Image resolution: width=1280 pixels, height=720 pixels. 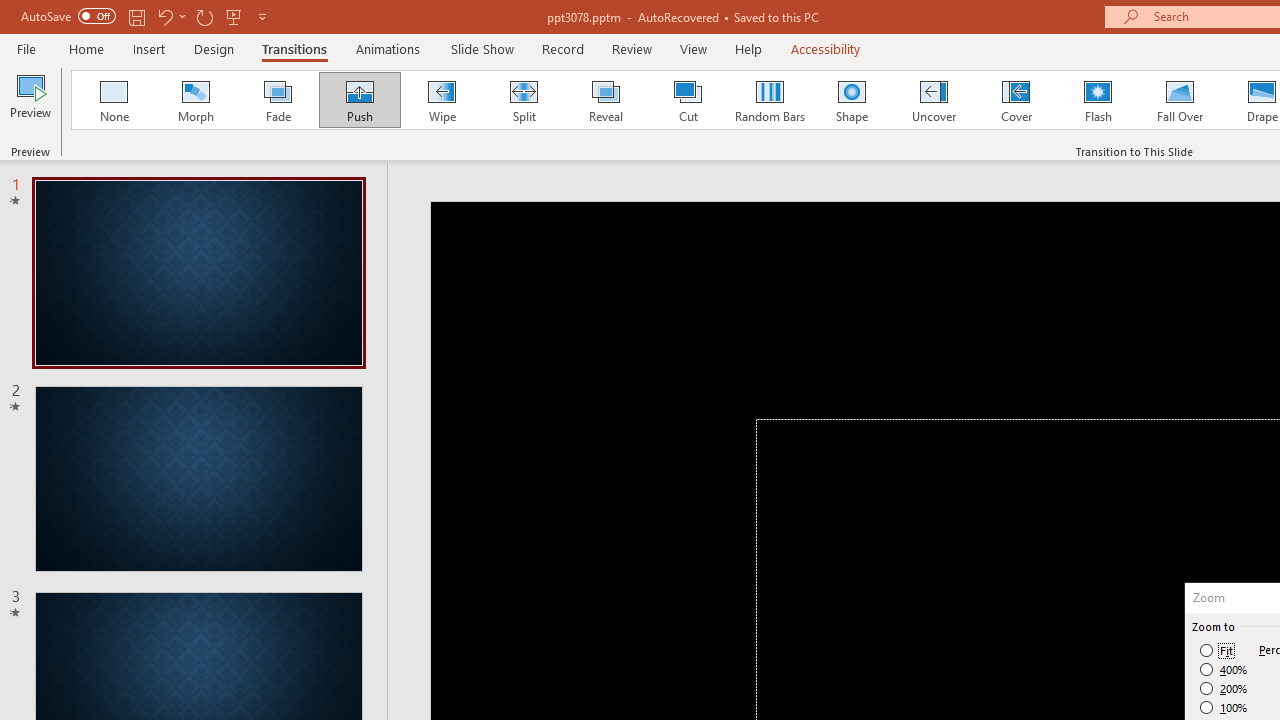 What do you see at coordinates (112, 100) in the screenshot?
I see `'None'` at bounding box center [112, 100].